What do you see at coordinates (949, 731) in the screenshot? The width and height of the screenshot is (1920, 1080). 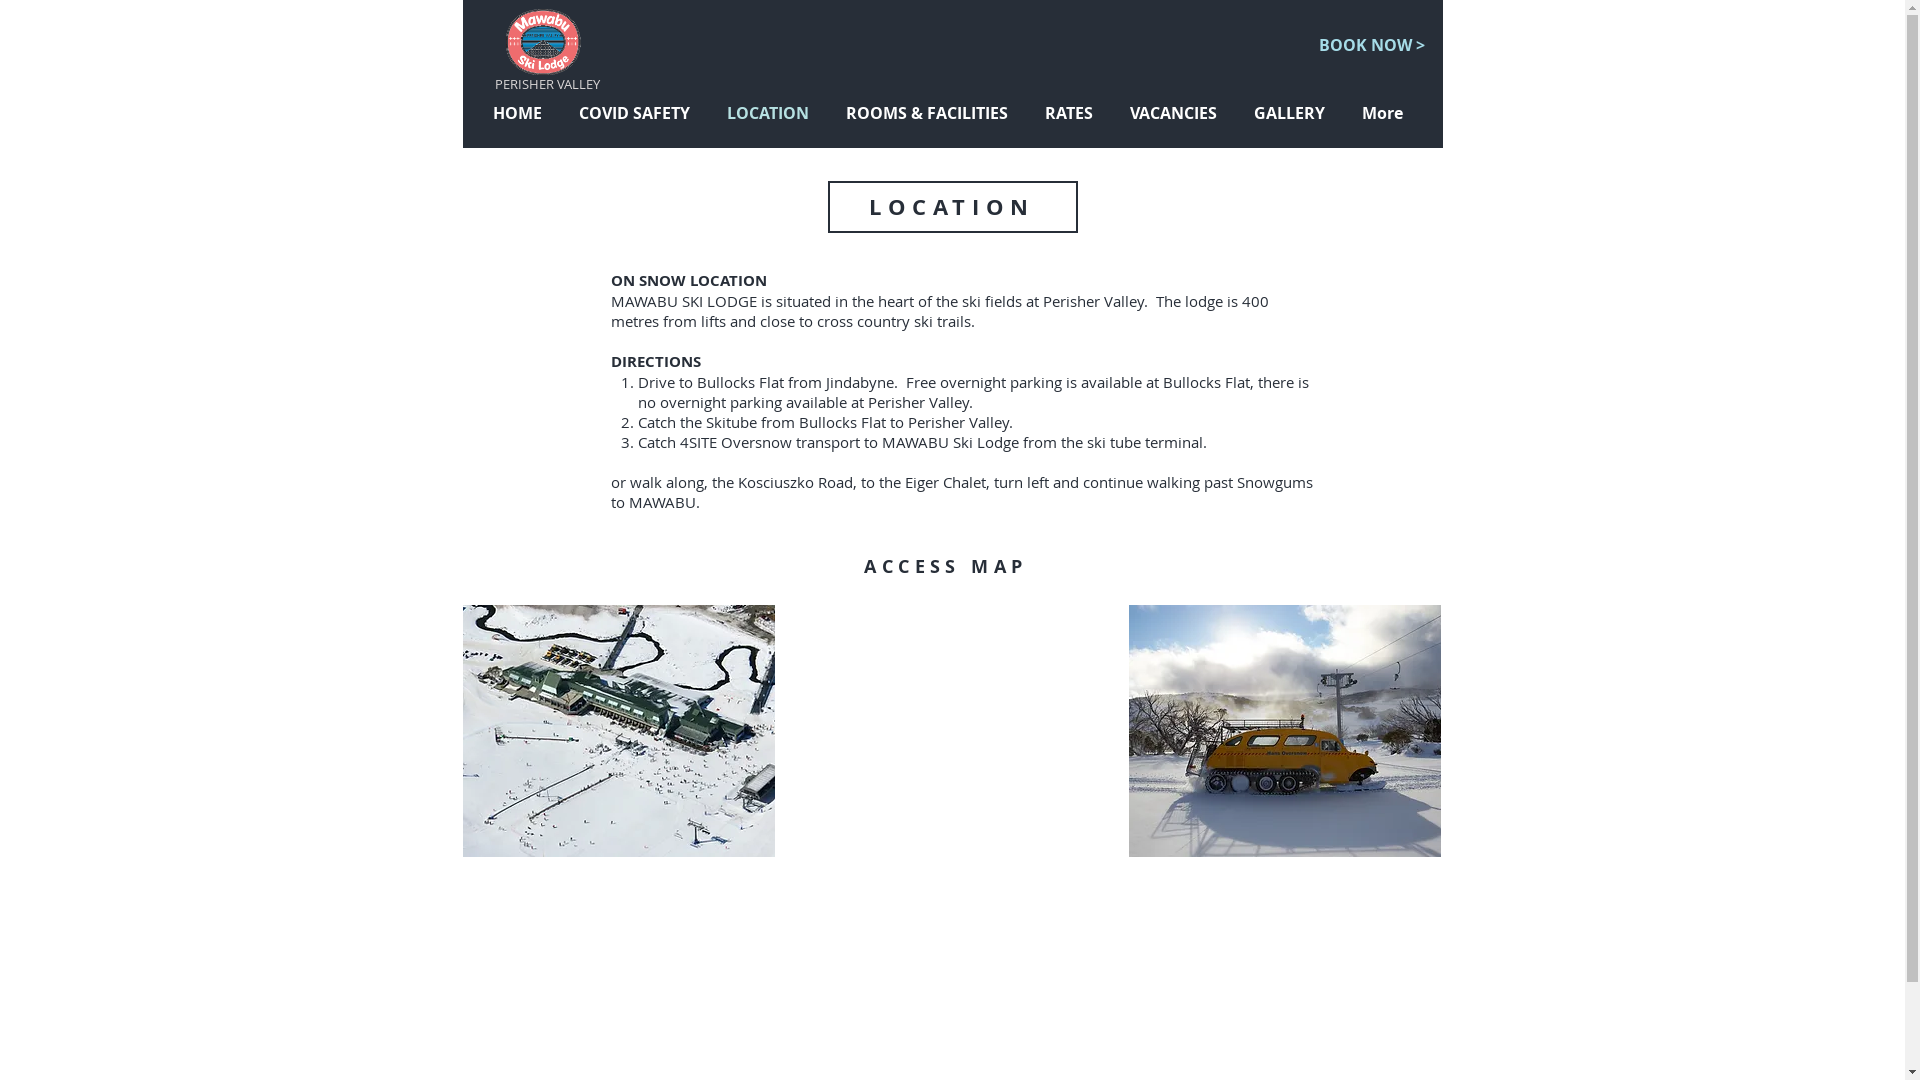 I see `'Google Maps'` at bounding box center [949, 731].